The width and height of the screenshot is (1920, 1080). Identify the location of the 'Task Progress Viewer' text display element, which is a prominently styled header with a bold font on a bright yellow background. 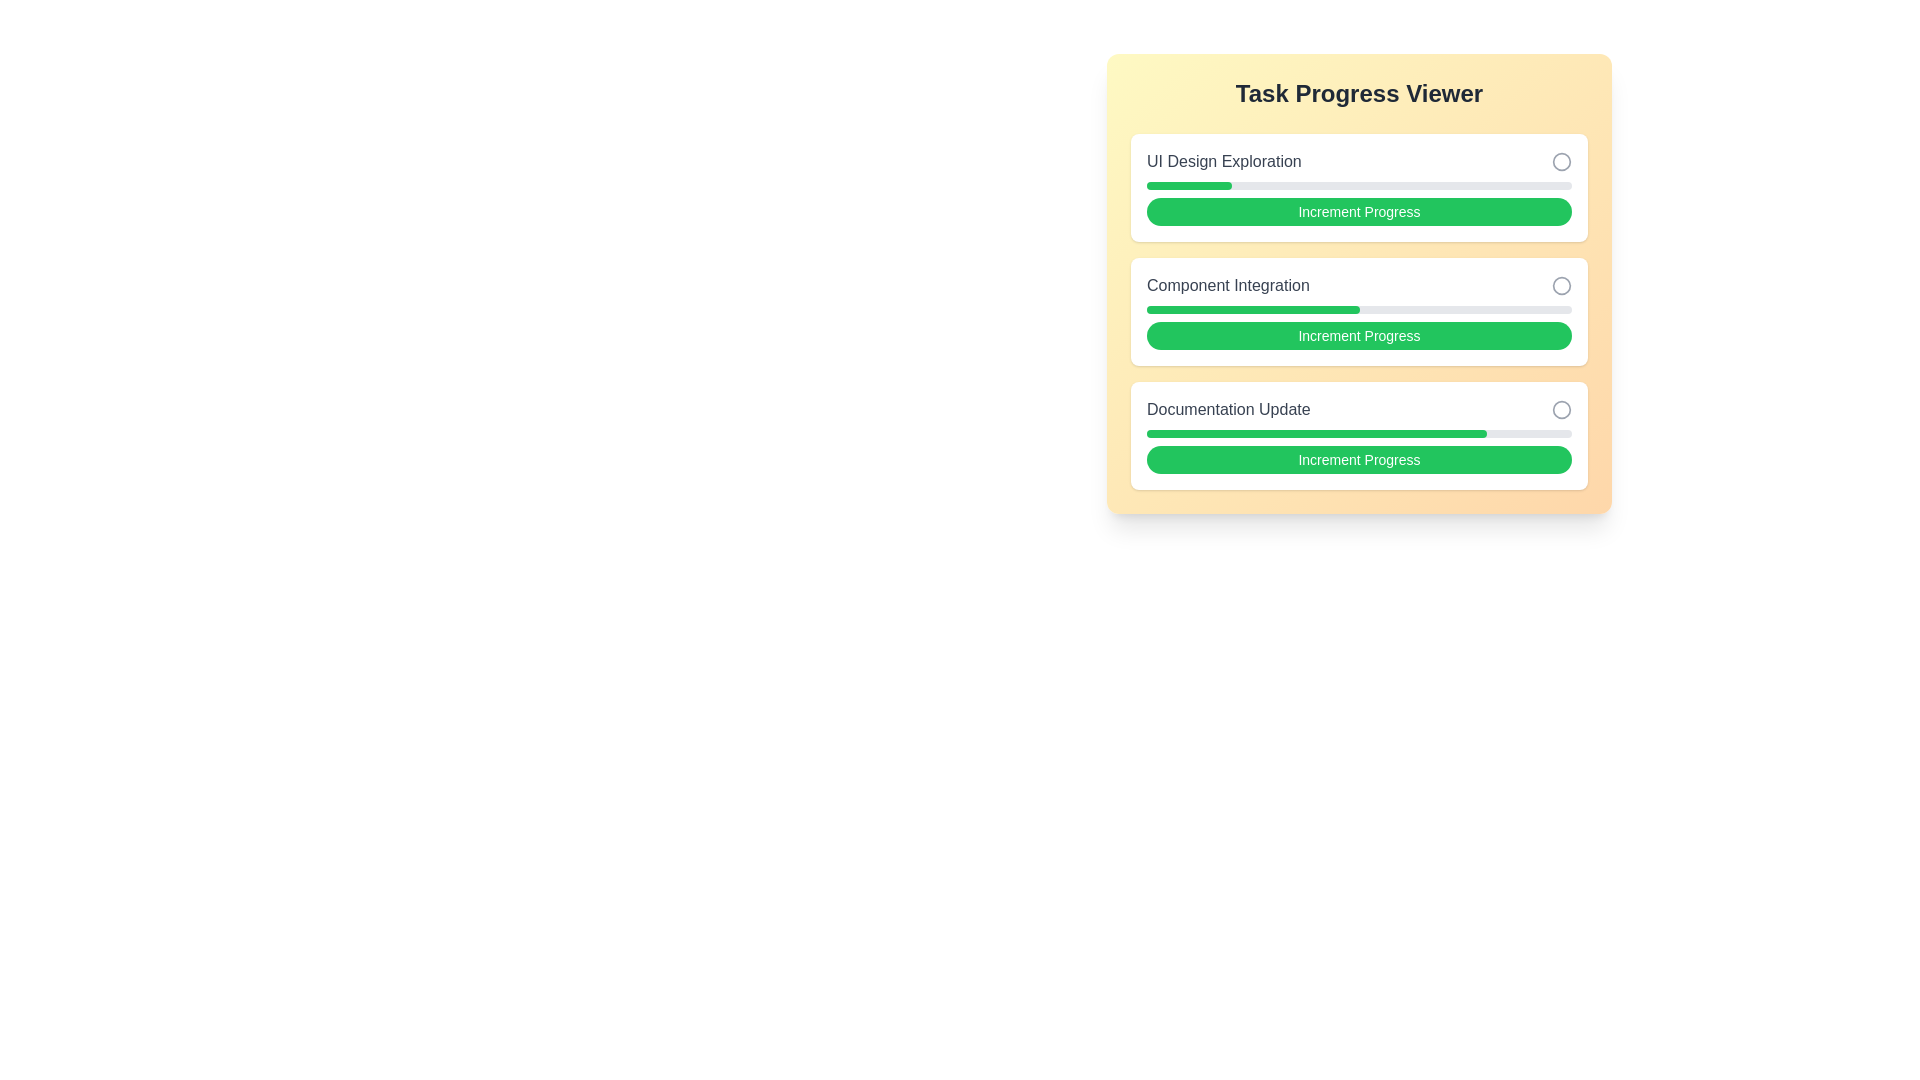
(1359, 93).